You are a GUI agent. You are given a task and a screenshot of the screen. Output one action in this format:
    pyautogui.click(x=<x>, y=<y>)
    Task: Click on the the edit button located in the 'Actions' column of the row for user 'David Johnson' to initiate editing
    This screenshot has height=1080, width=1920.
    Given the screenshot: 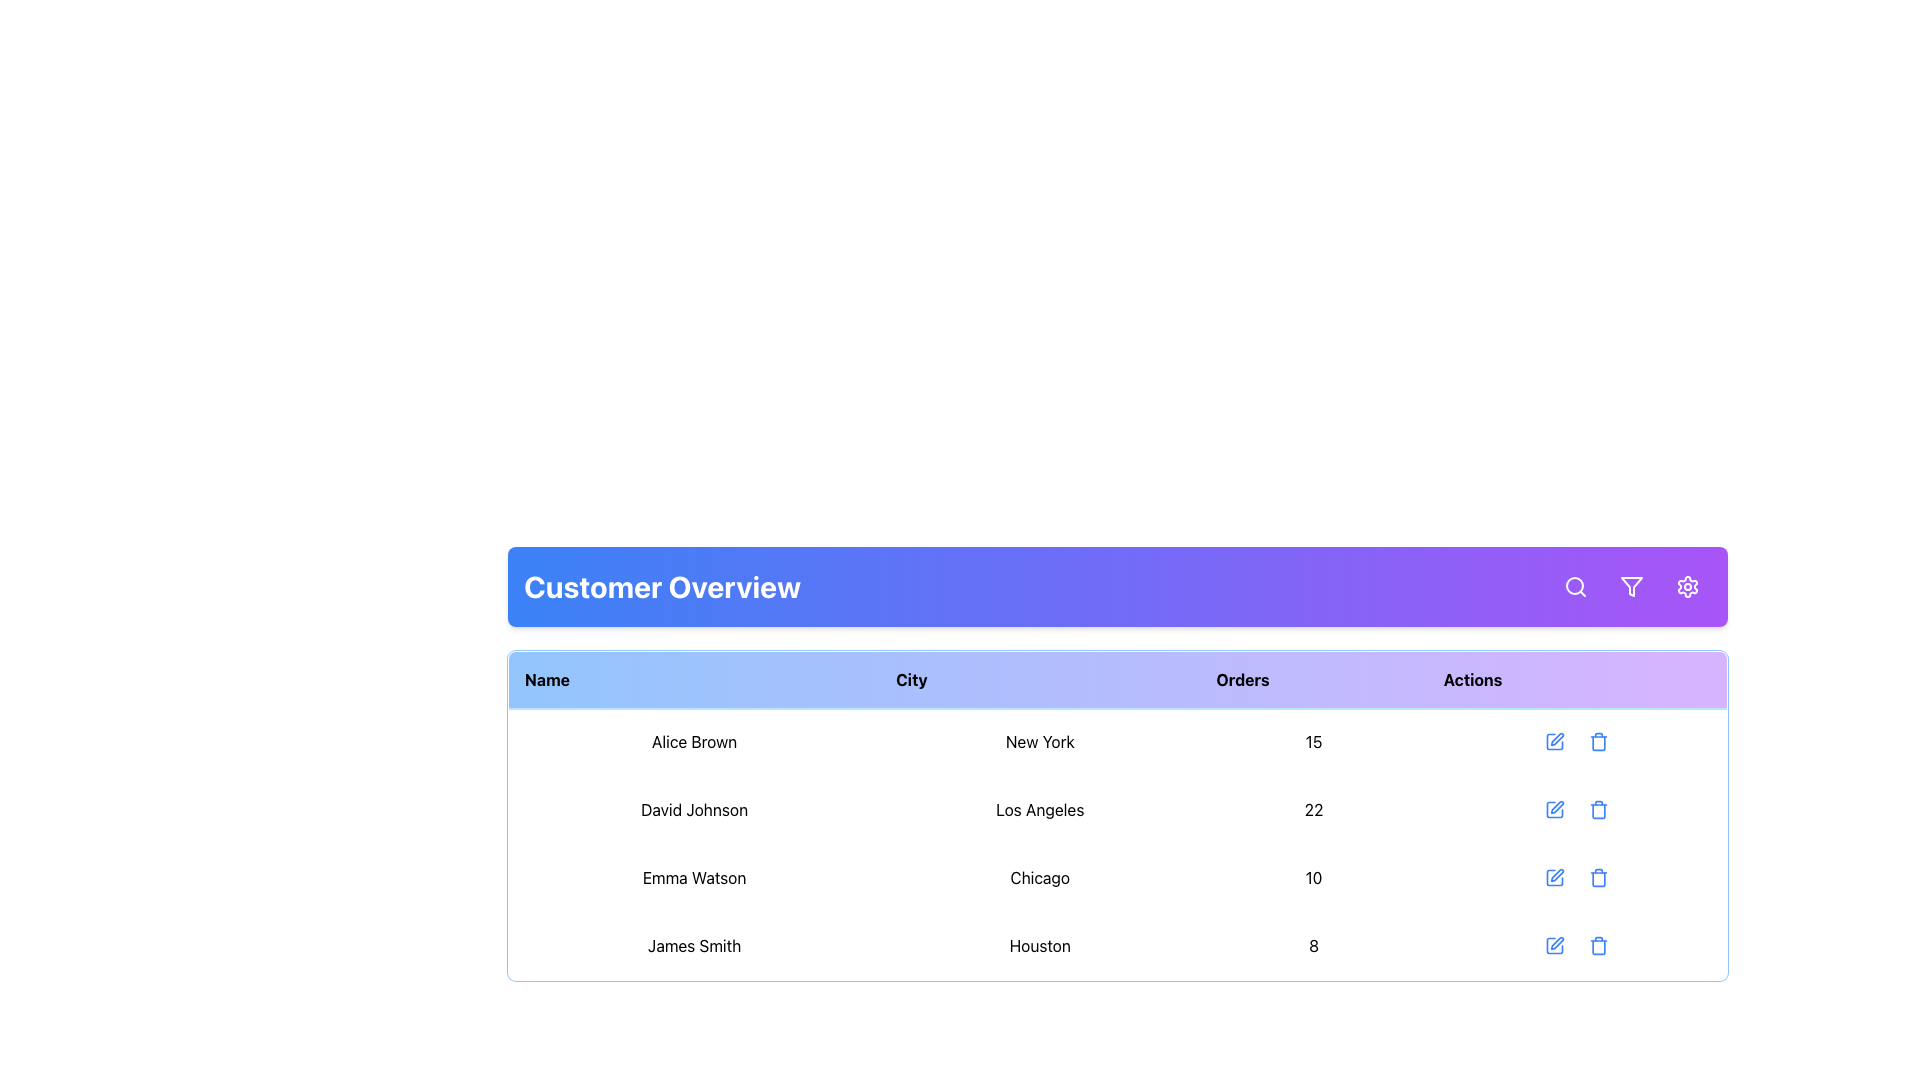 What is the action you would take?
    pyautogui.click(x=1554, y=810)
    